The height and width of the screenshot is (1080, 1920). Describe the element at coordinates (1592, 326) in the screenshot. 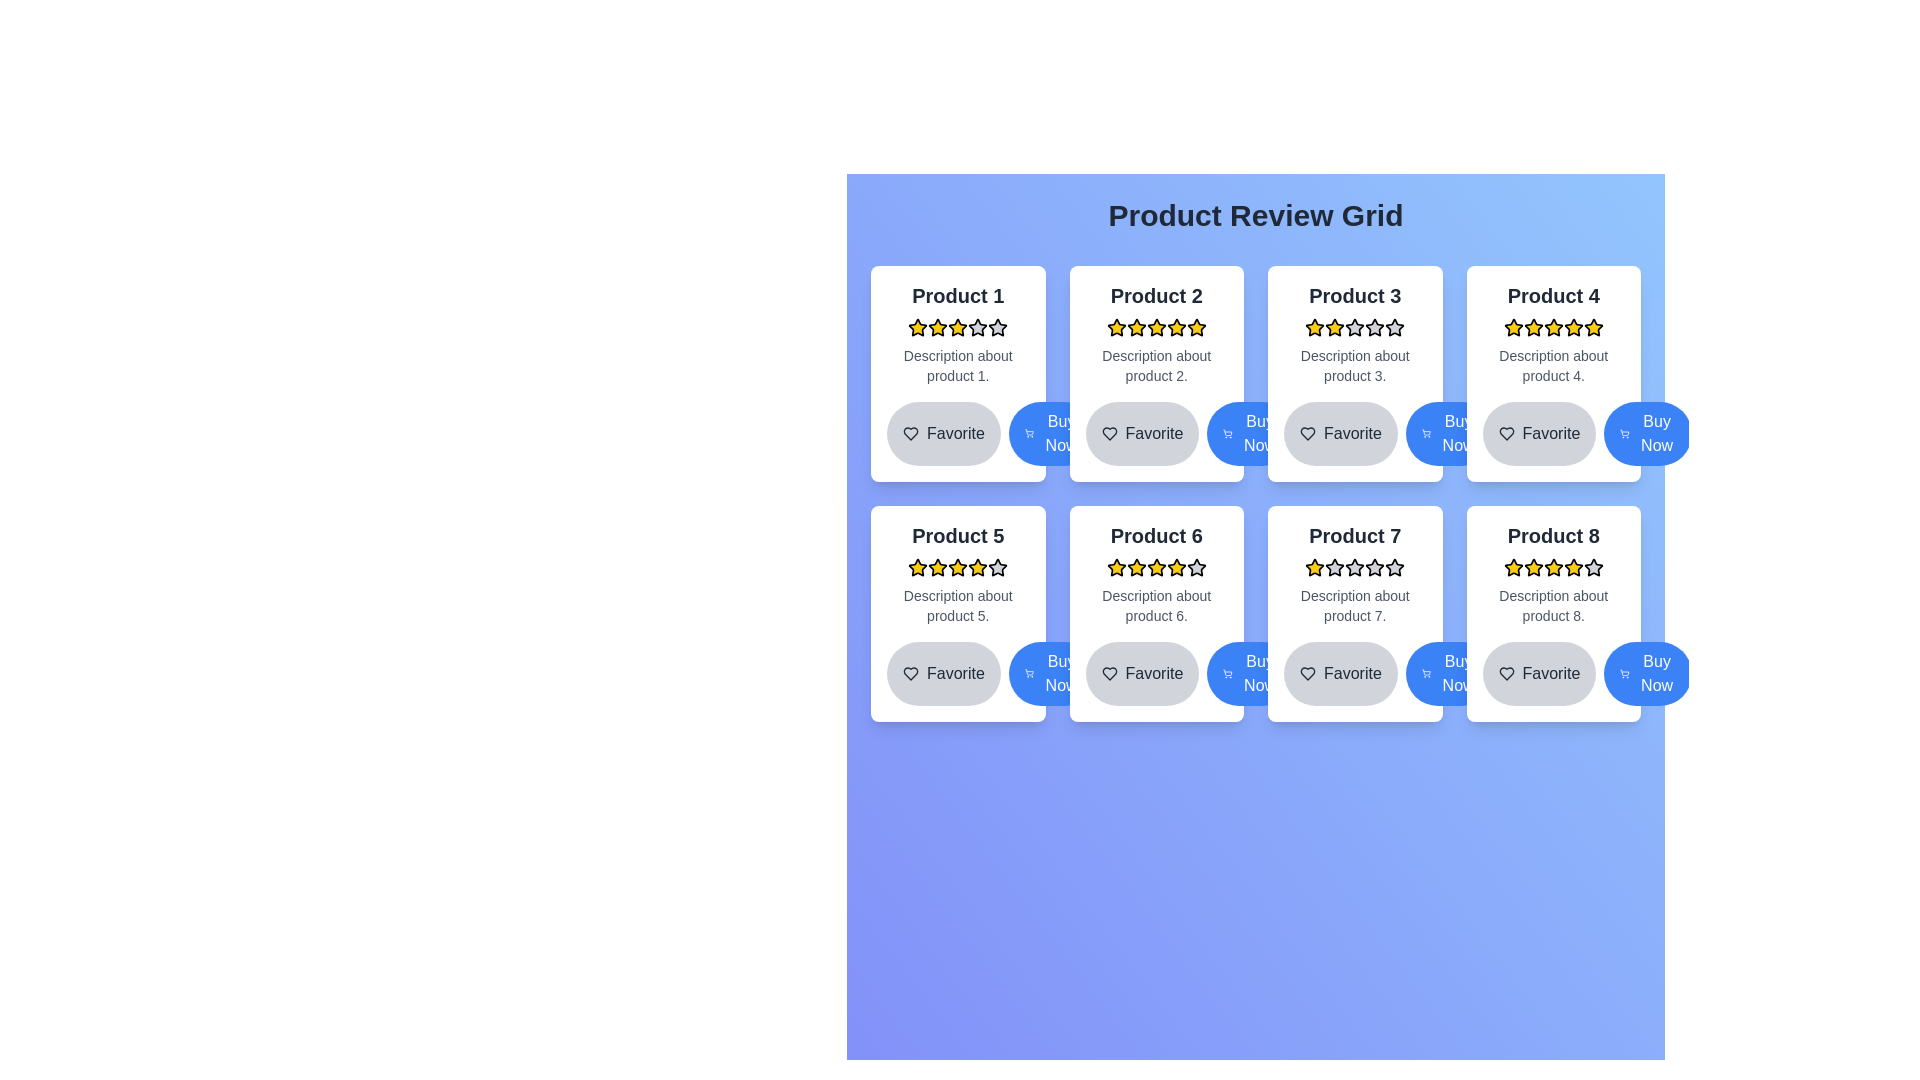

I see `the filled yellow star icon representing the fifth star in the rating system of the fourth product card for 'Product 4'` at that location.